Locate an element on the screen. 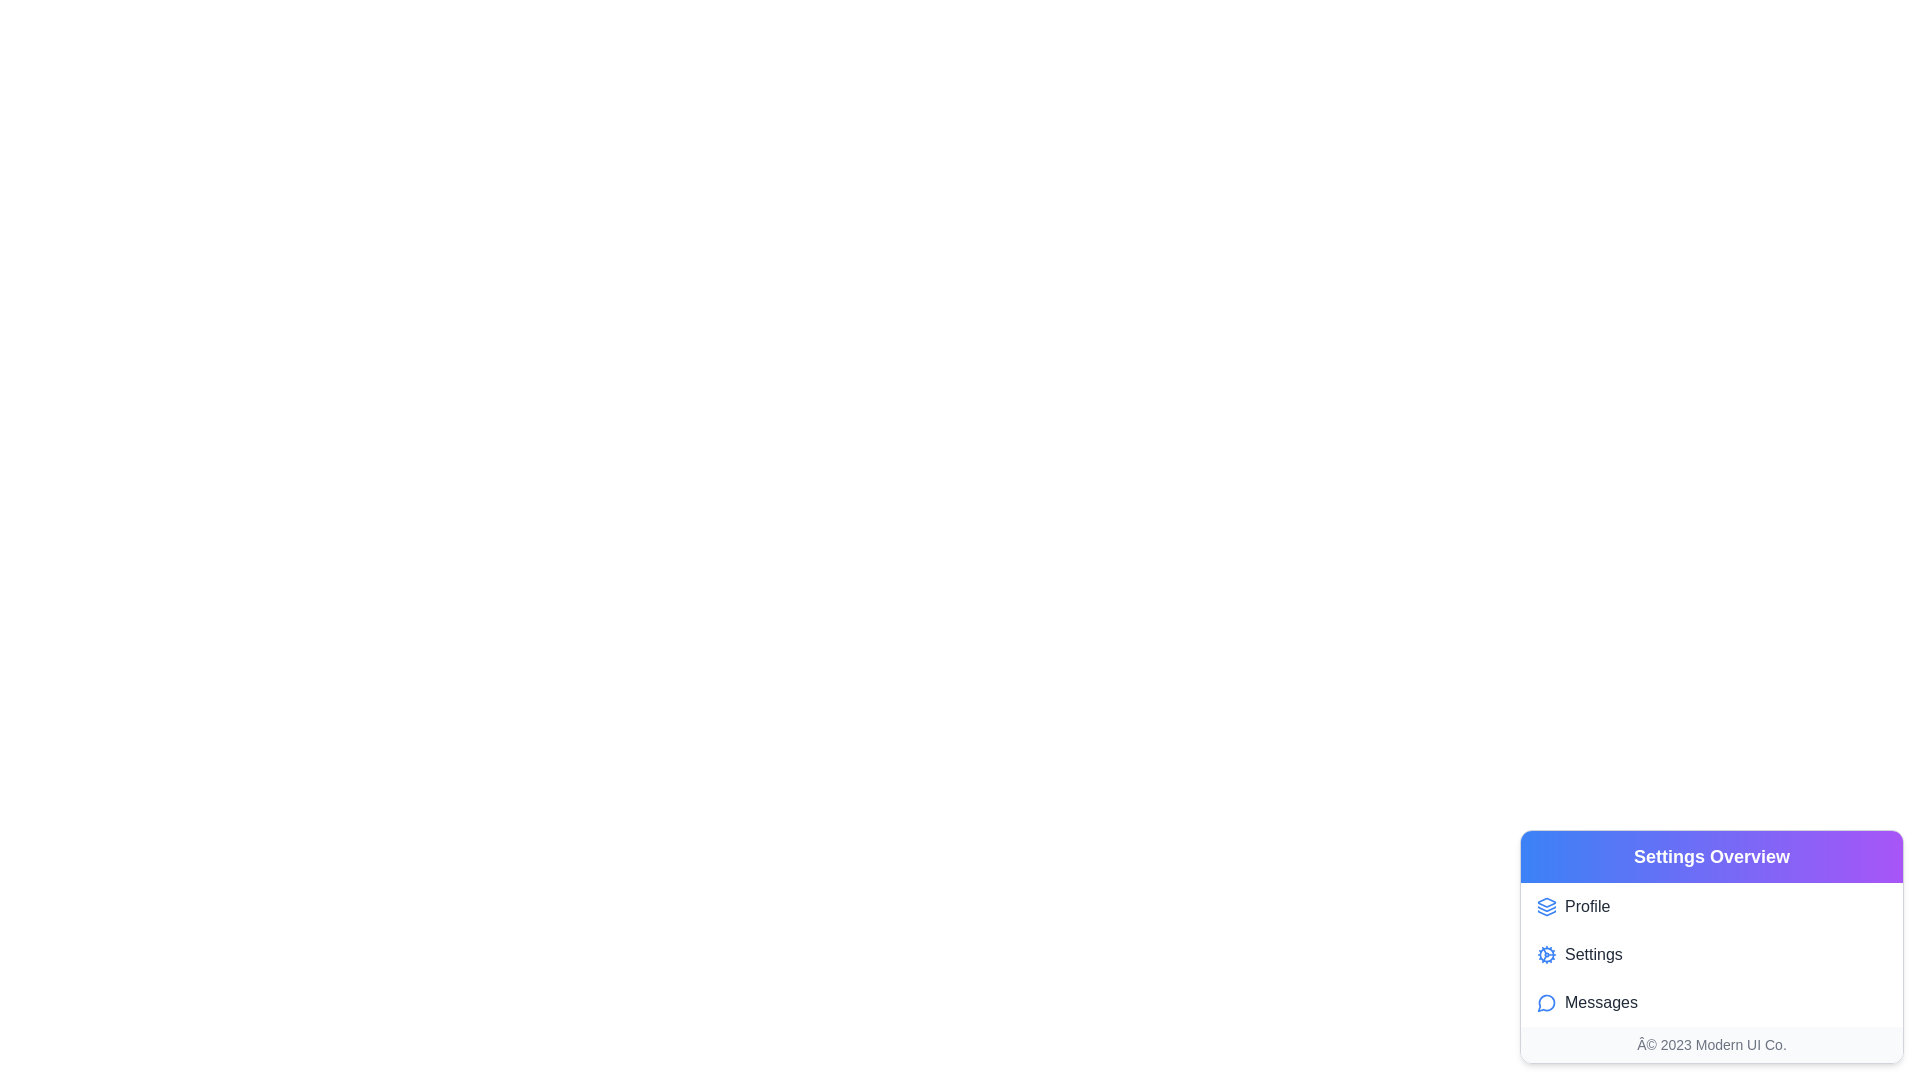 This screenshot has width=1920, height=1080. the navigation menu component located at the bottom right corner, which includes options for Profile, Settings, and Messages is located at coordinates (1711, 946).